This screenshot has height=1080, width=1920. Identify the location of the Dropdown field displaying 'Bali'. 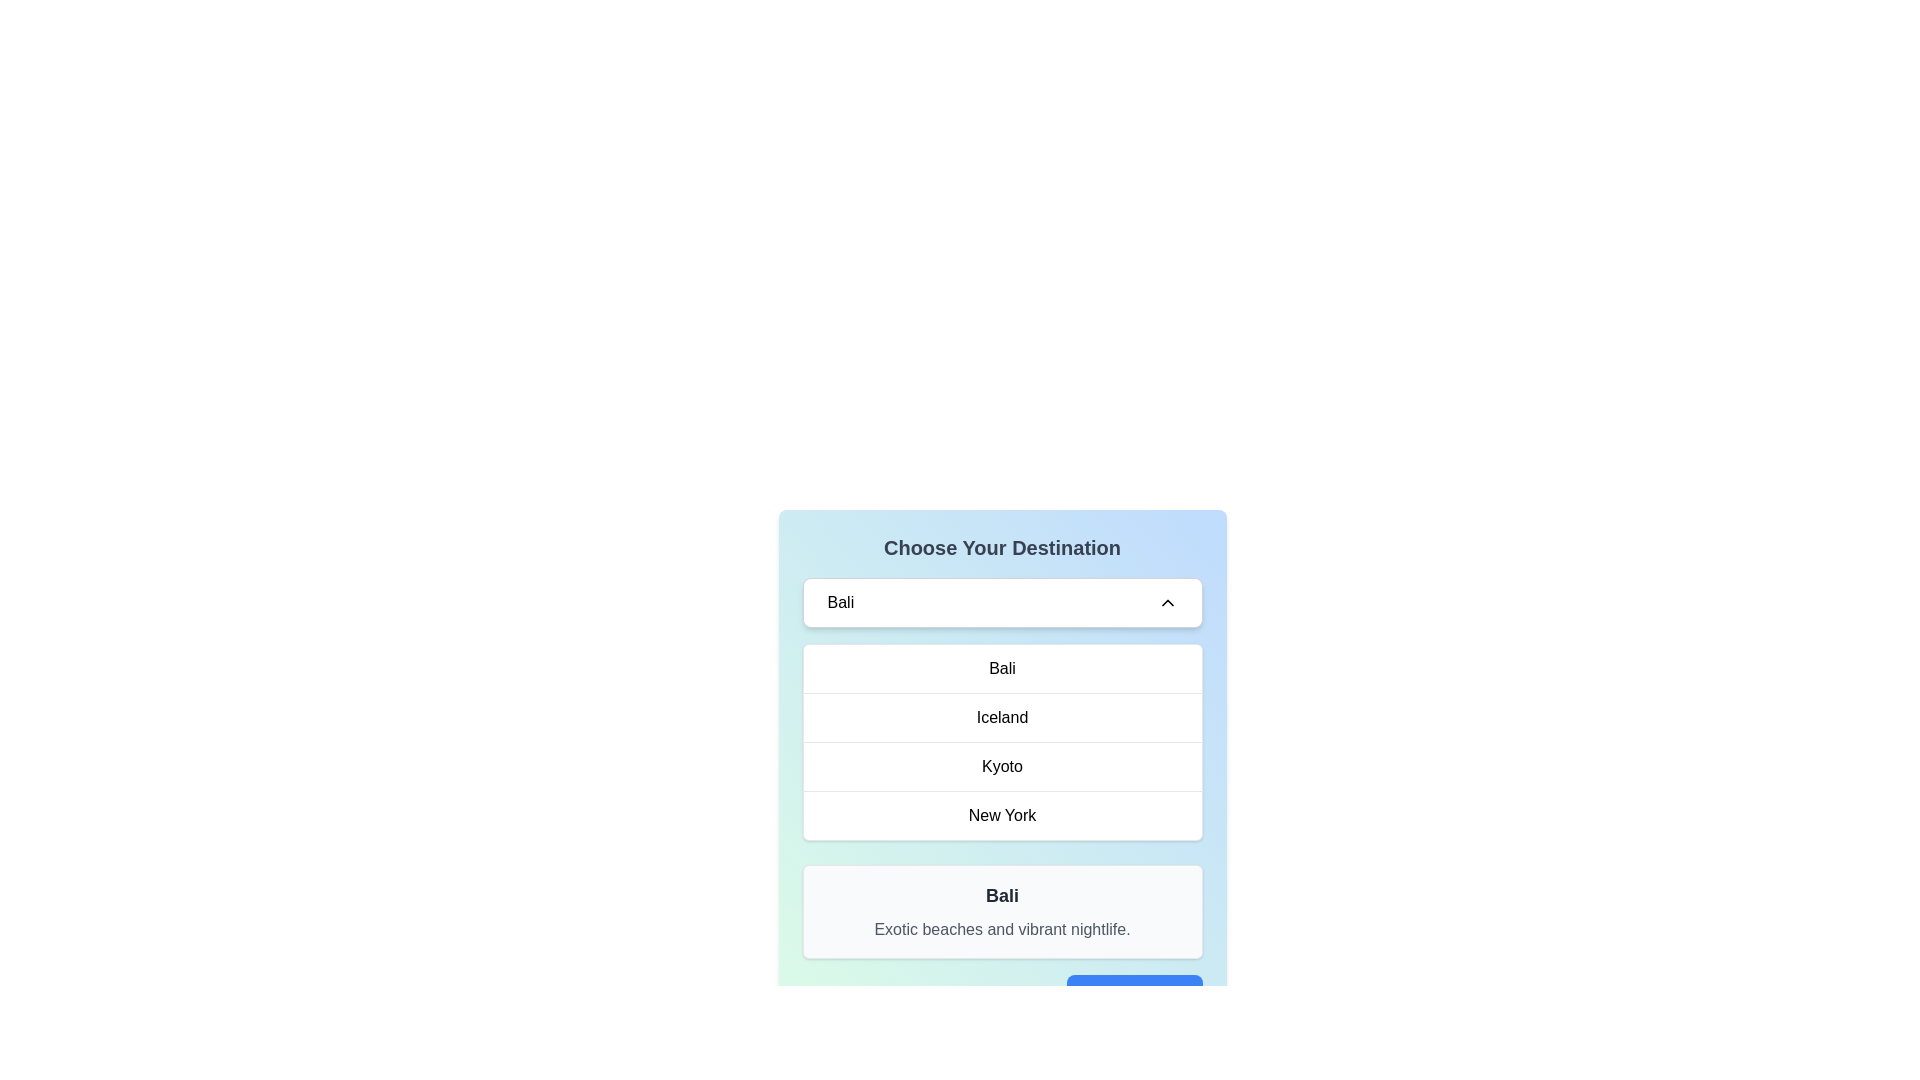
(1002, 601).